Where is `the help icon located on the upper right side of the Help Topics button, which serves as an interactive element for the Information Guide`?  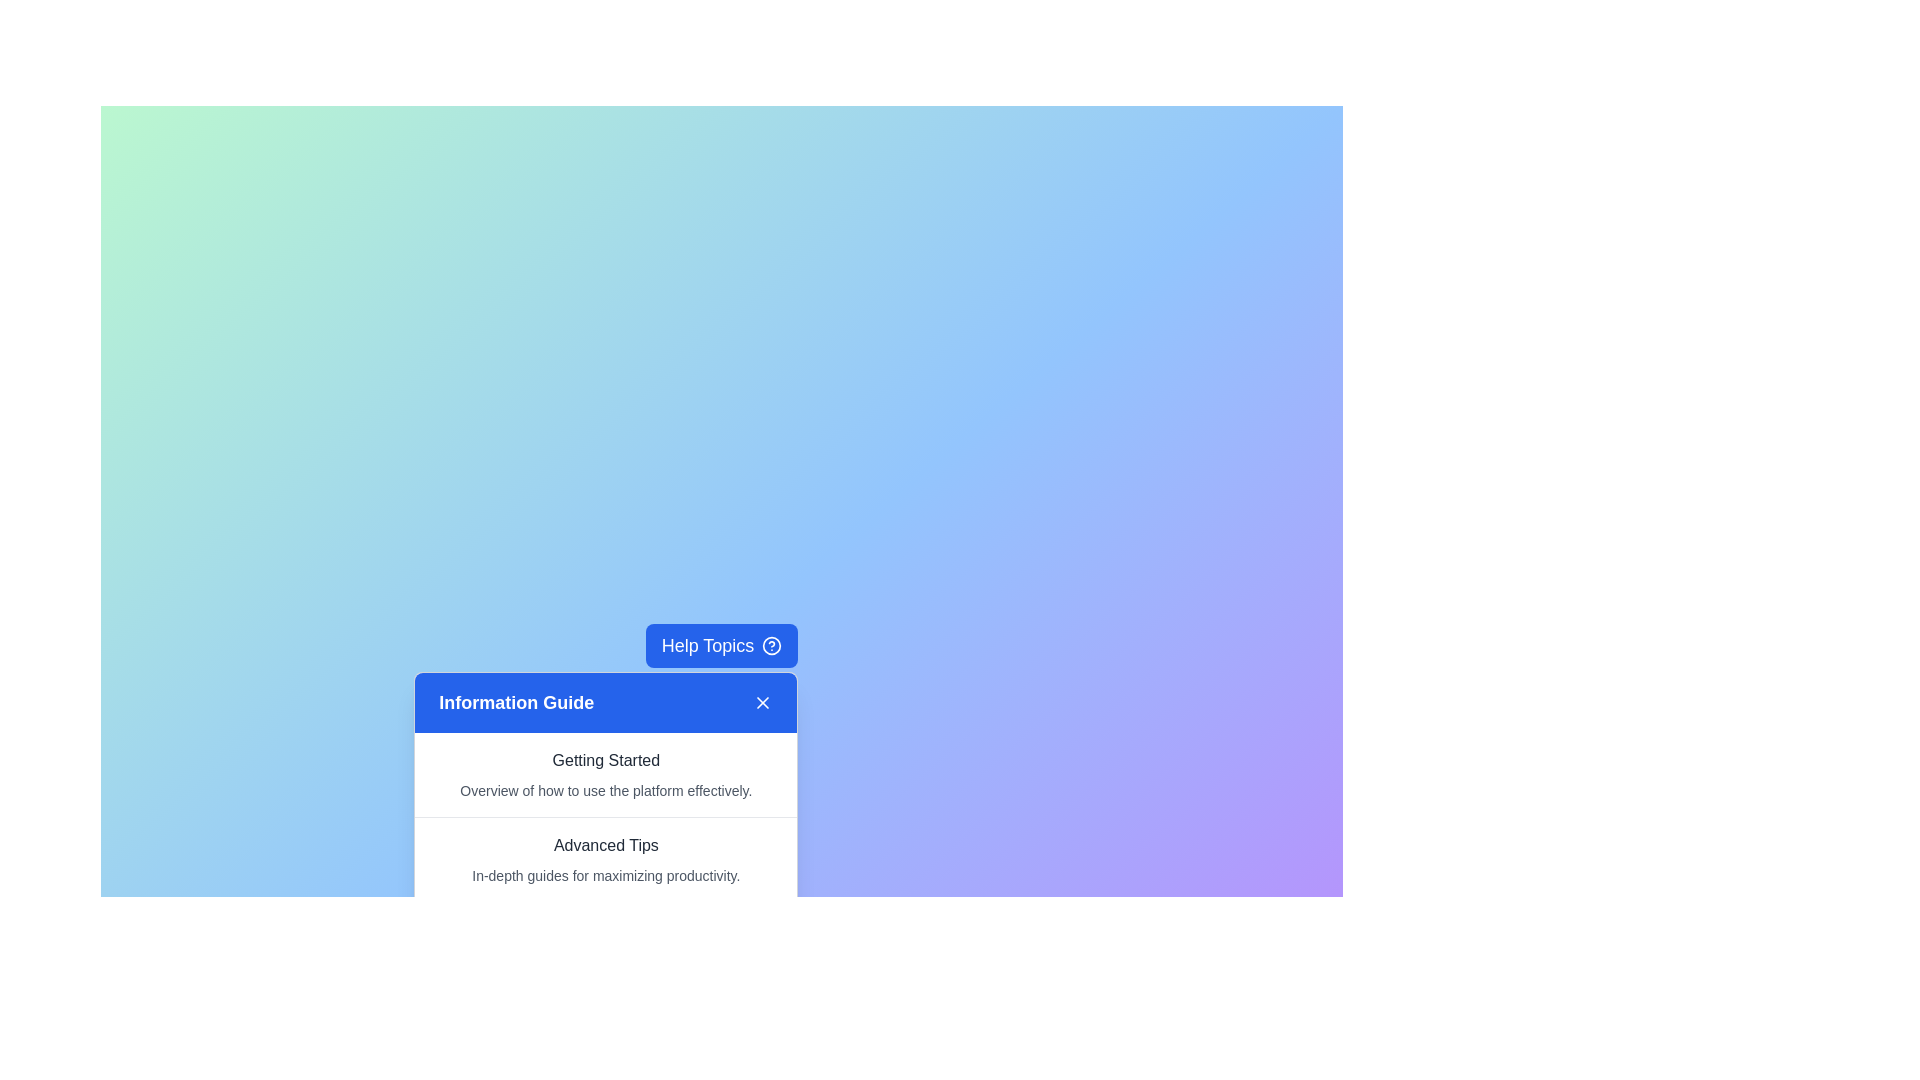 the help icon located on the upper right side of the Help Topics button, which serves as an interactive element for the Information Guide is located at coordinates (771, 645).